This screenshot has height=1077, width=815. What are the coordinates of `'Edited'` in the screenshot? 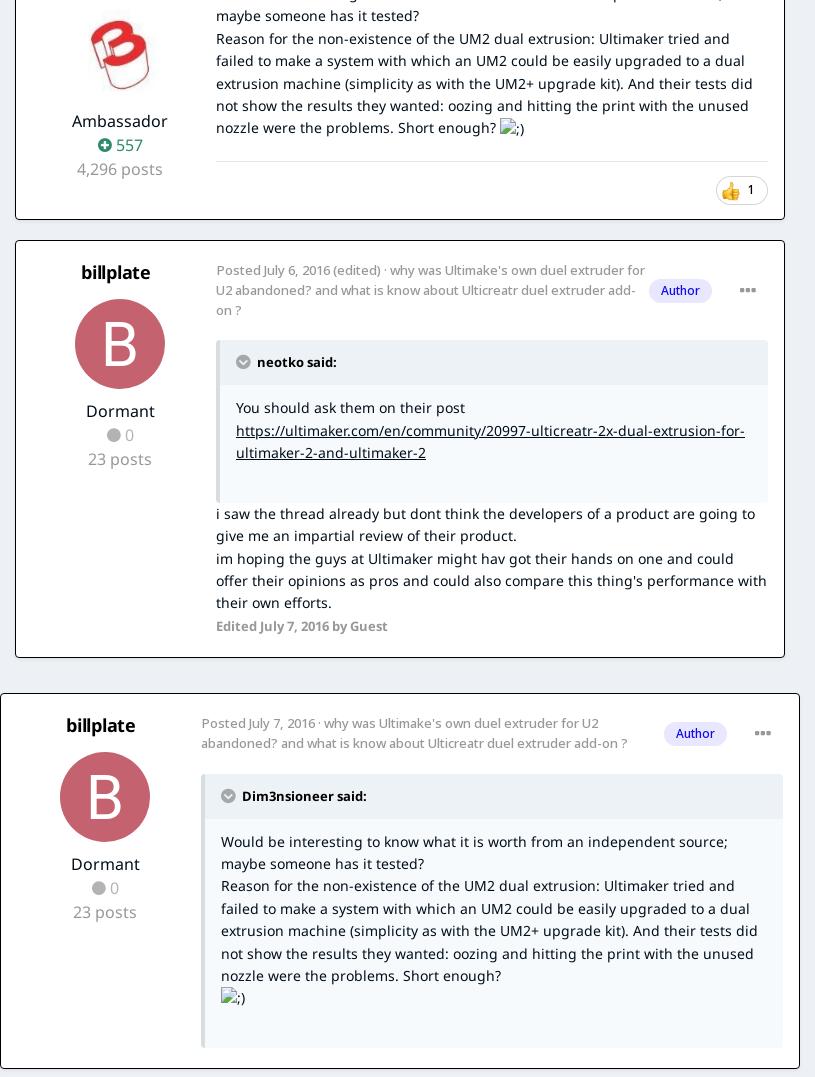 It's located at (237, 624).